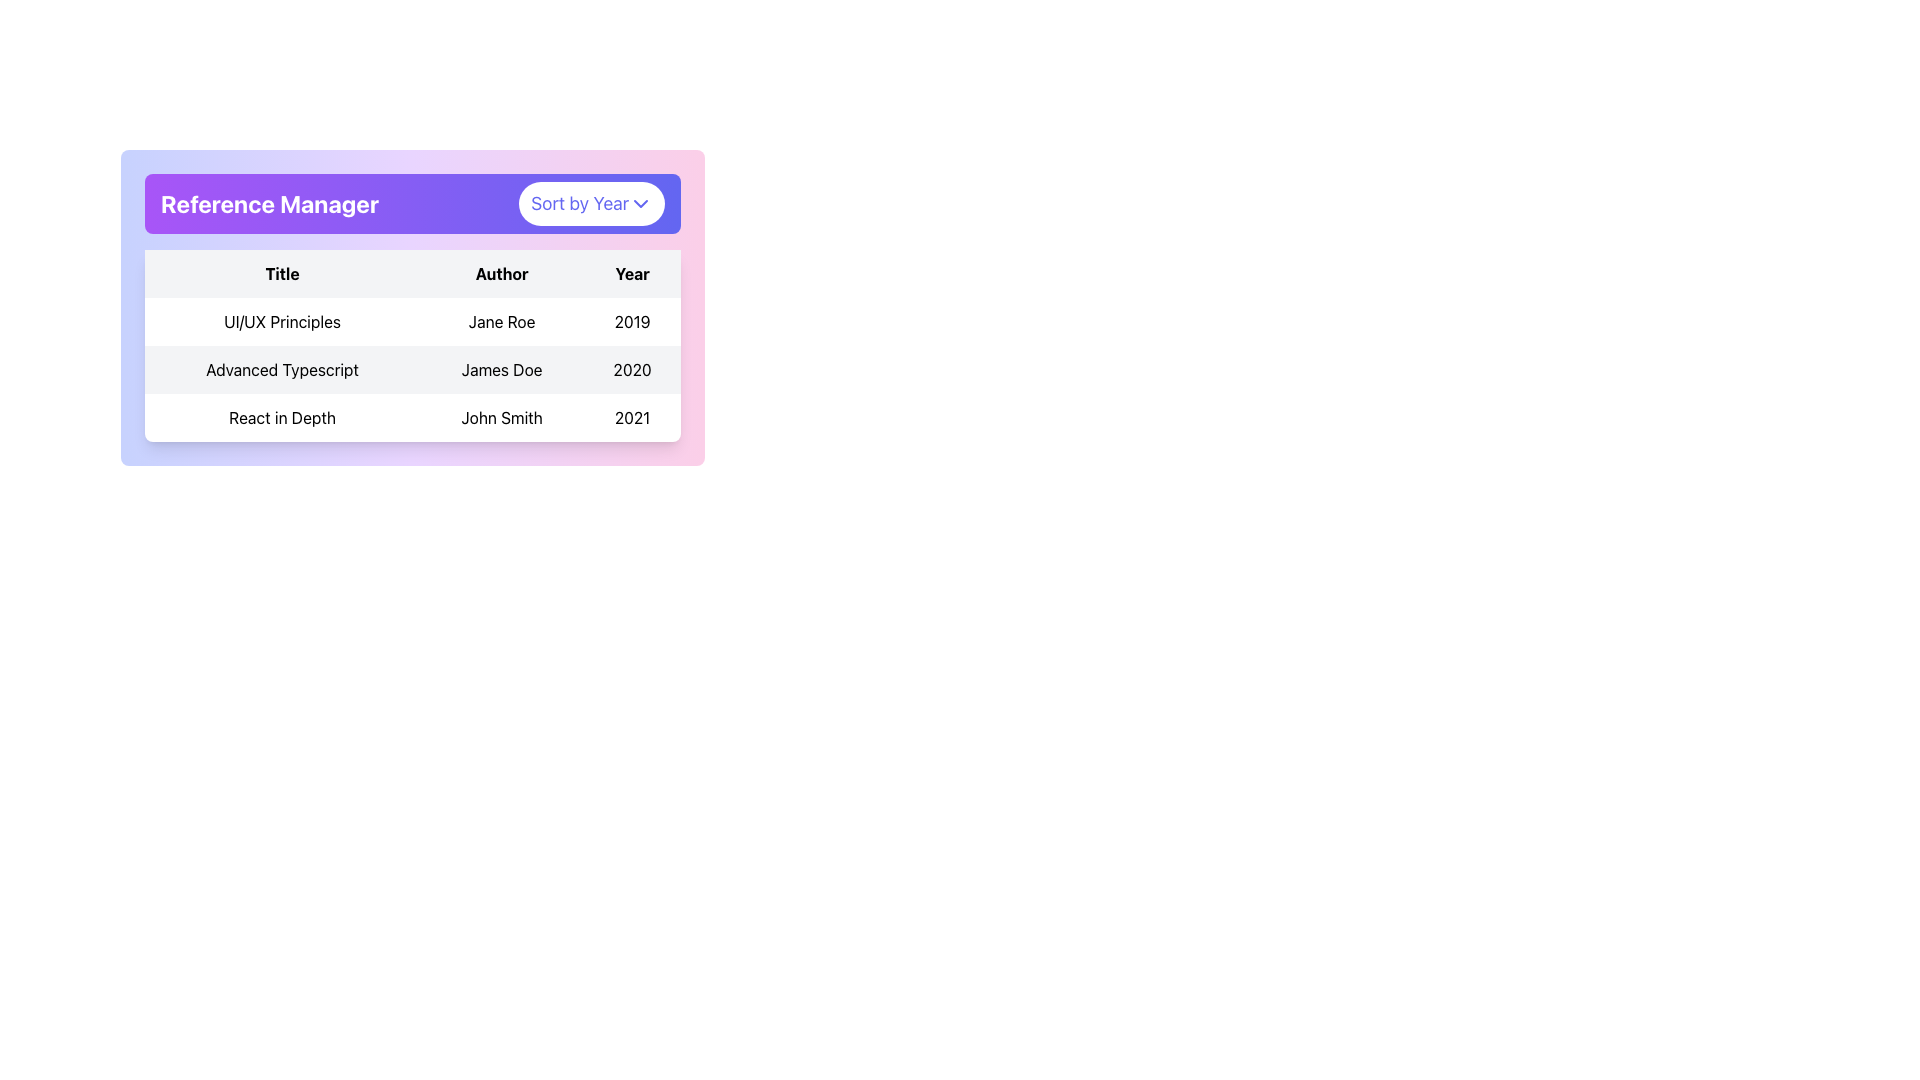 This screenshot has height=1080, width=1920. I want to click on the static text label that serves as the header for the year-related data in the tabular layout, which is the third header from the left, so click(631, 273).